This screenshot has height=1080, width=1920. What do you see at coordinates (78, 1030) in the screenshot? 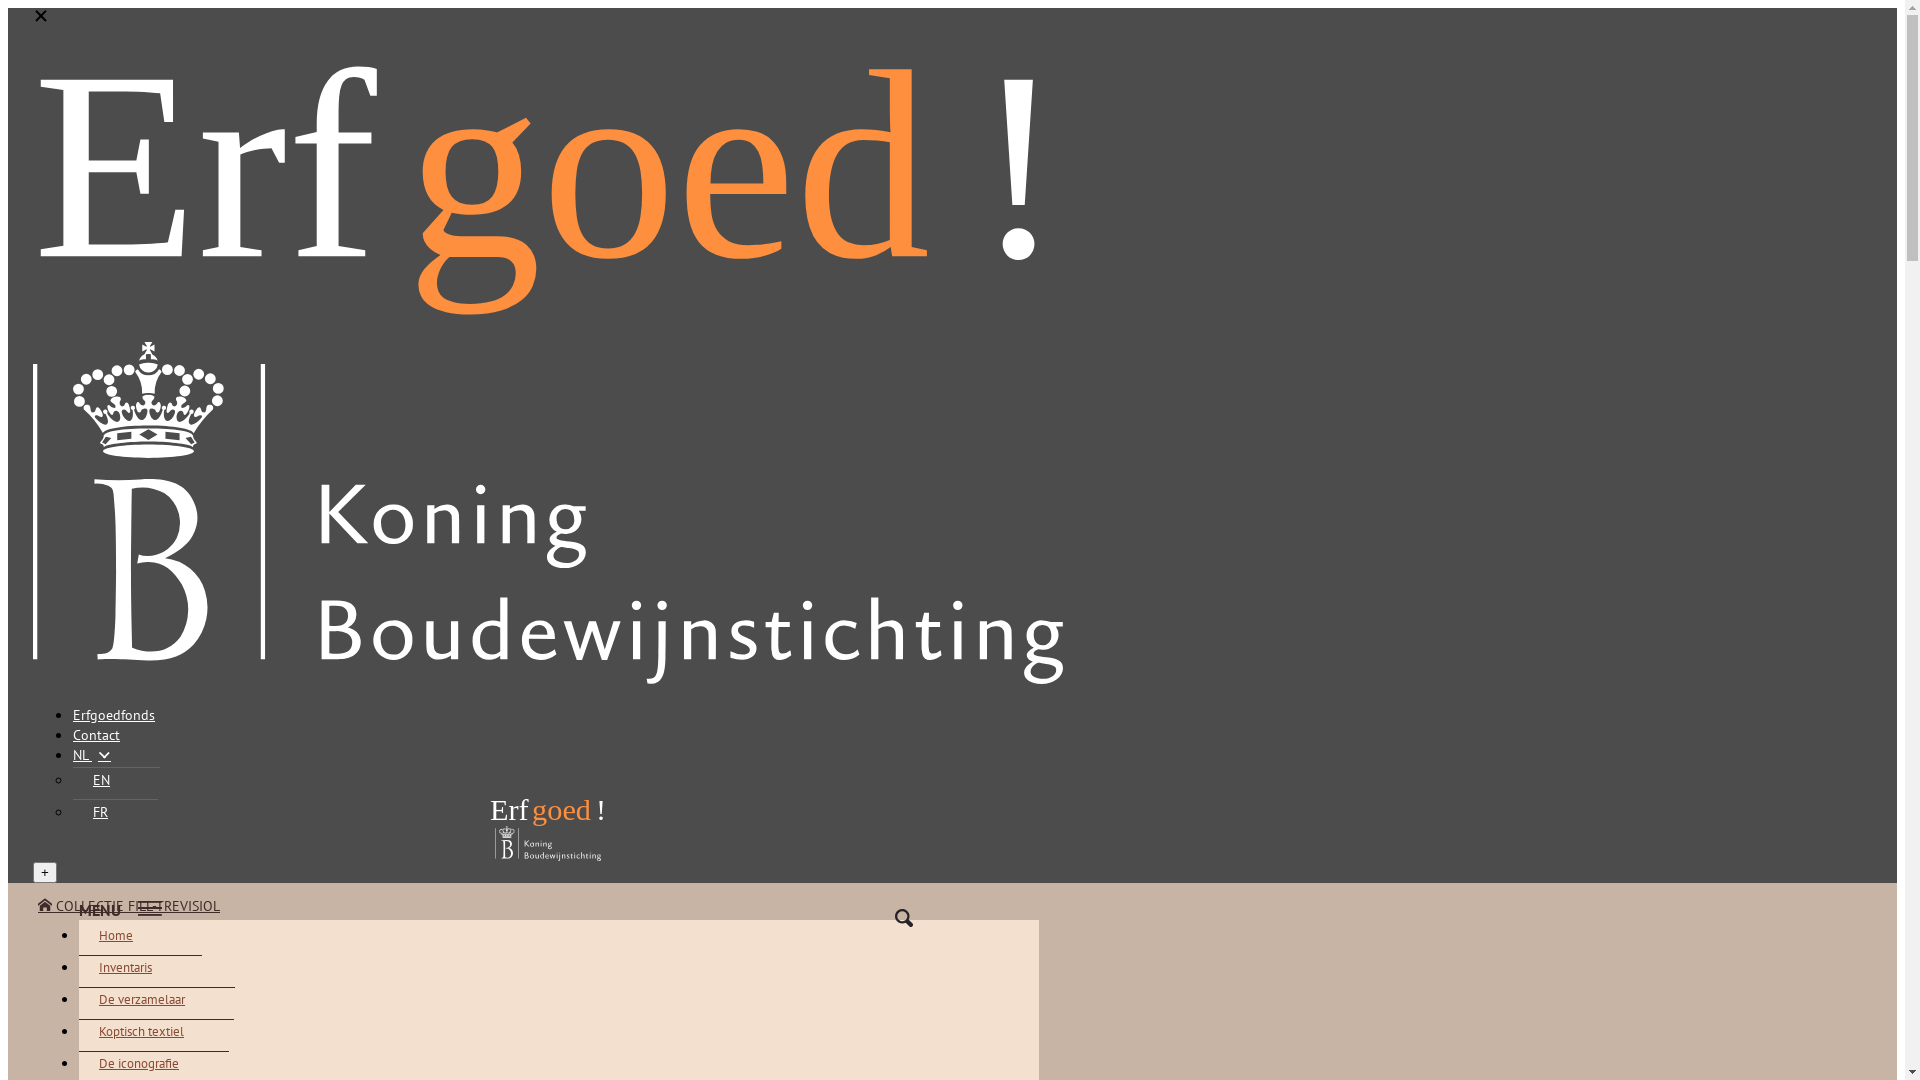
I see `'Koptisch textiel'` at bounding box center [78, 1030].